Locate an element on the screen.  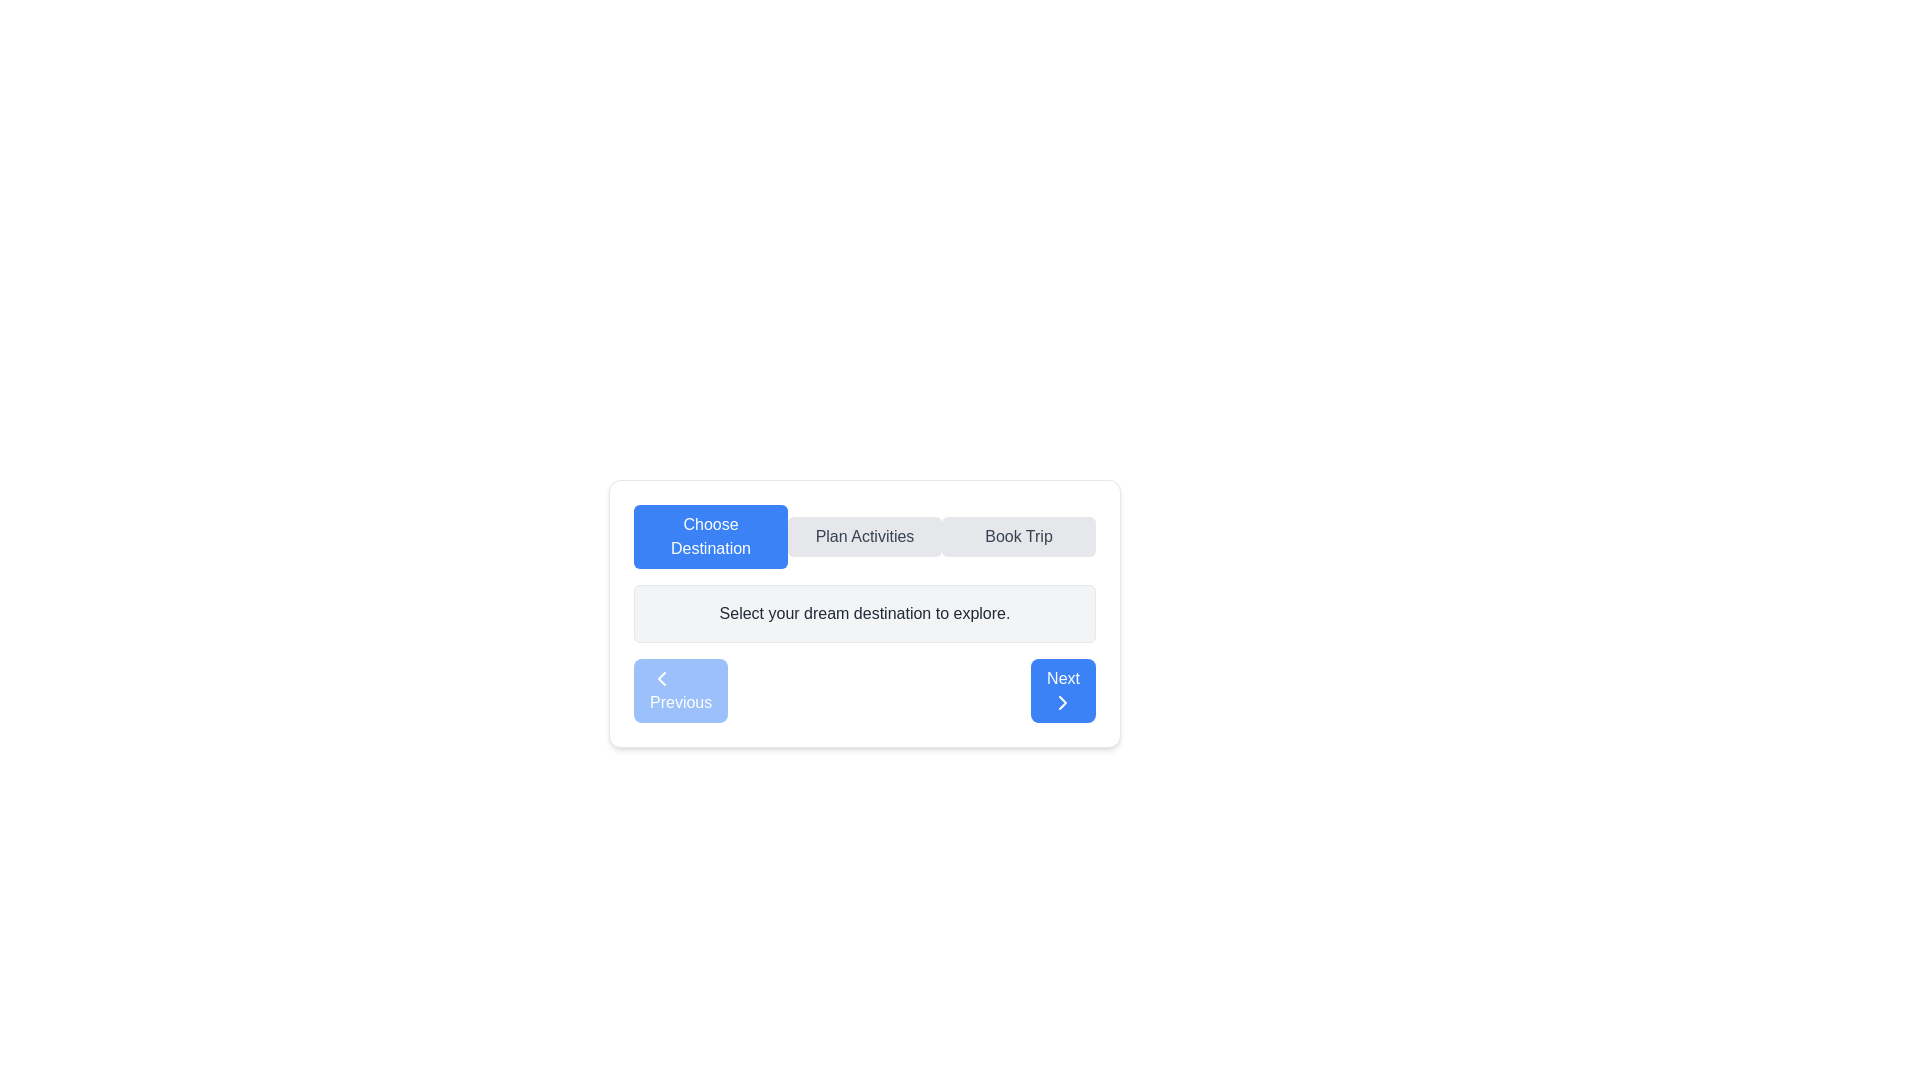
the selection button located on the left side of the row of buttons is located at coordinates (710, 535).